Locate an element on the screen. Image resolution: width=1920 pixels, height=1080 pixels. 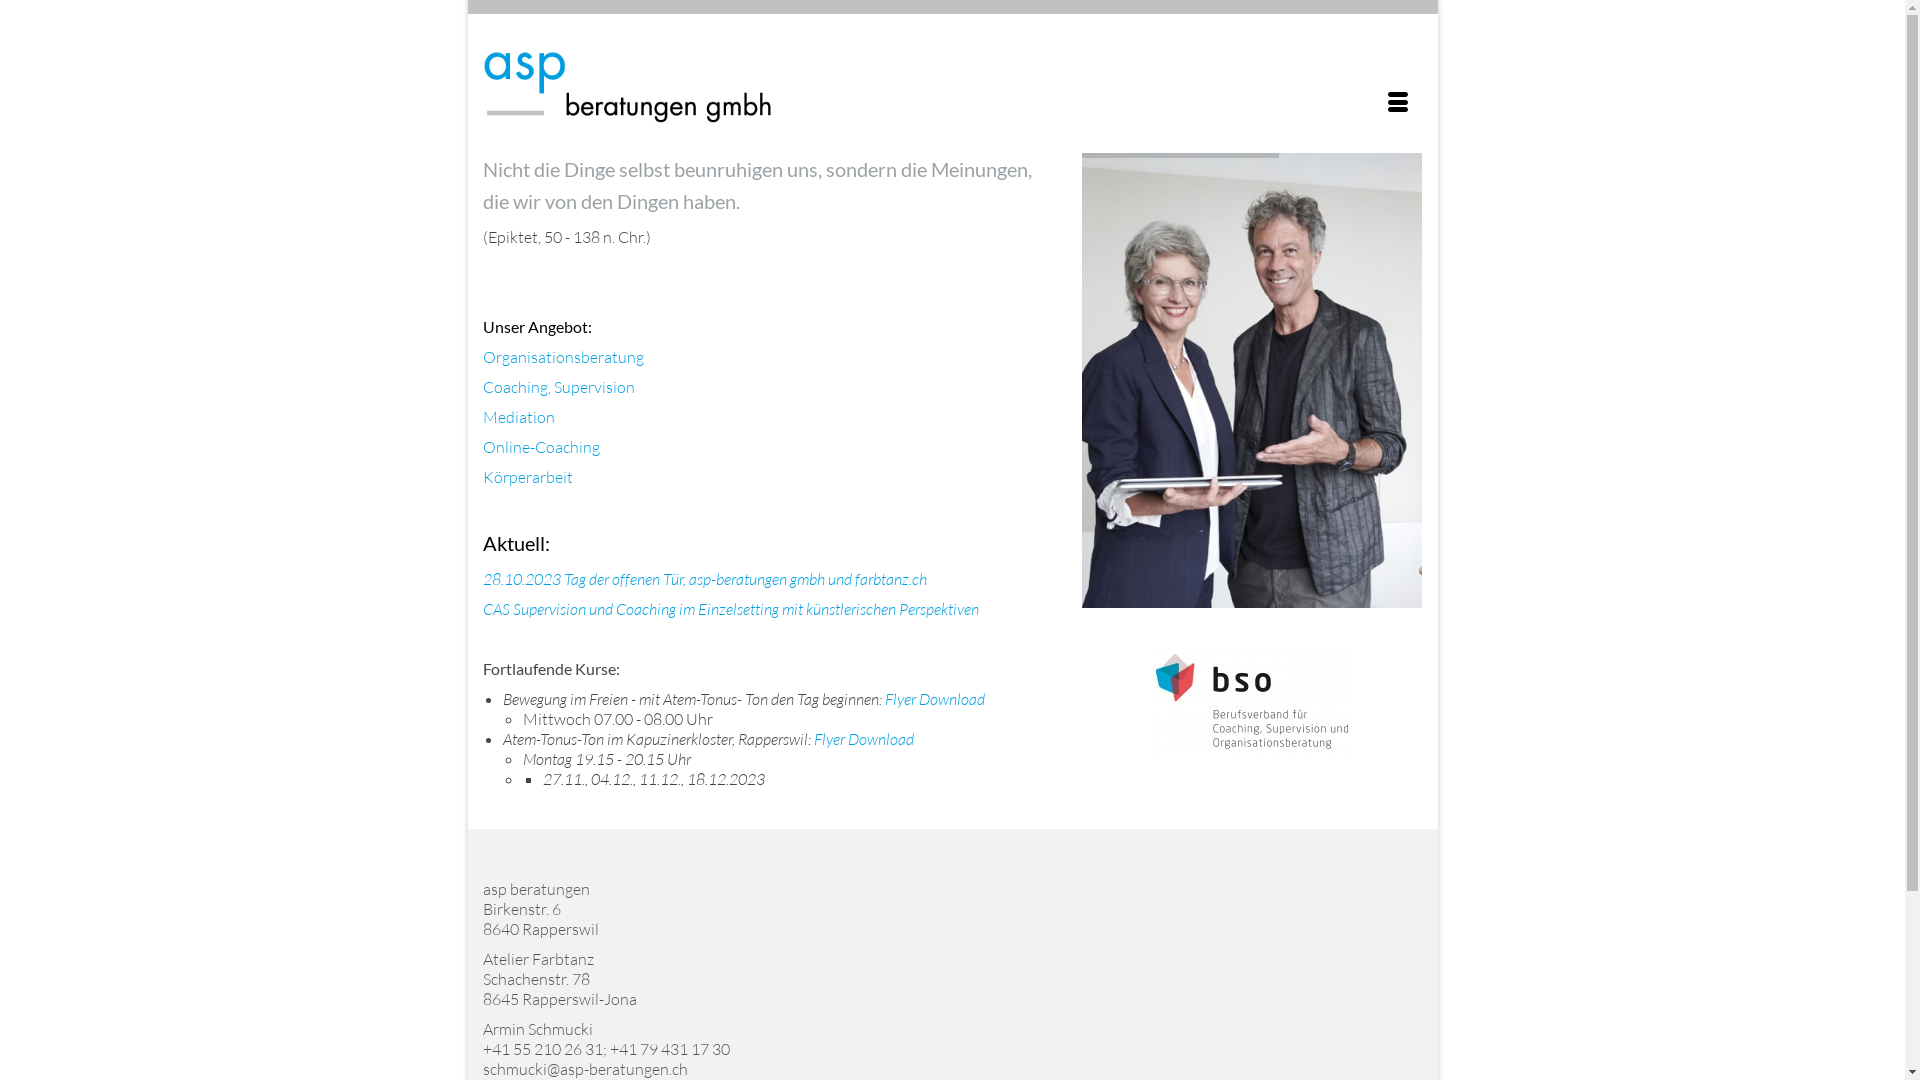
'Supervision' is located at coordinates (593, 386).